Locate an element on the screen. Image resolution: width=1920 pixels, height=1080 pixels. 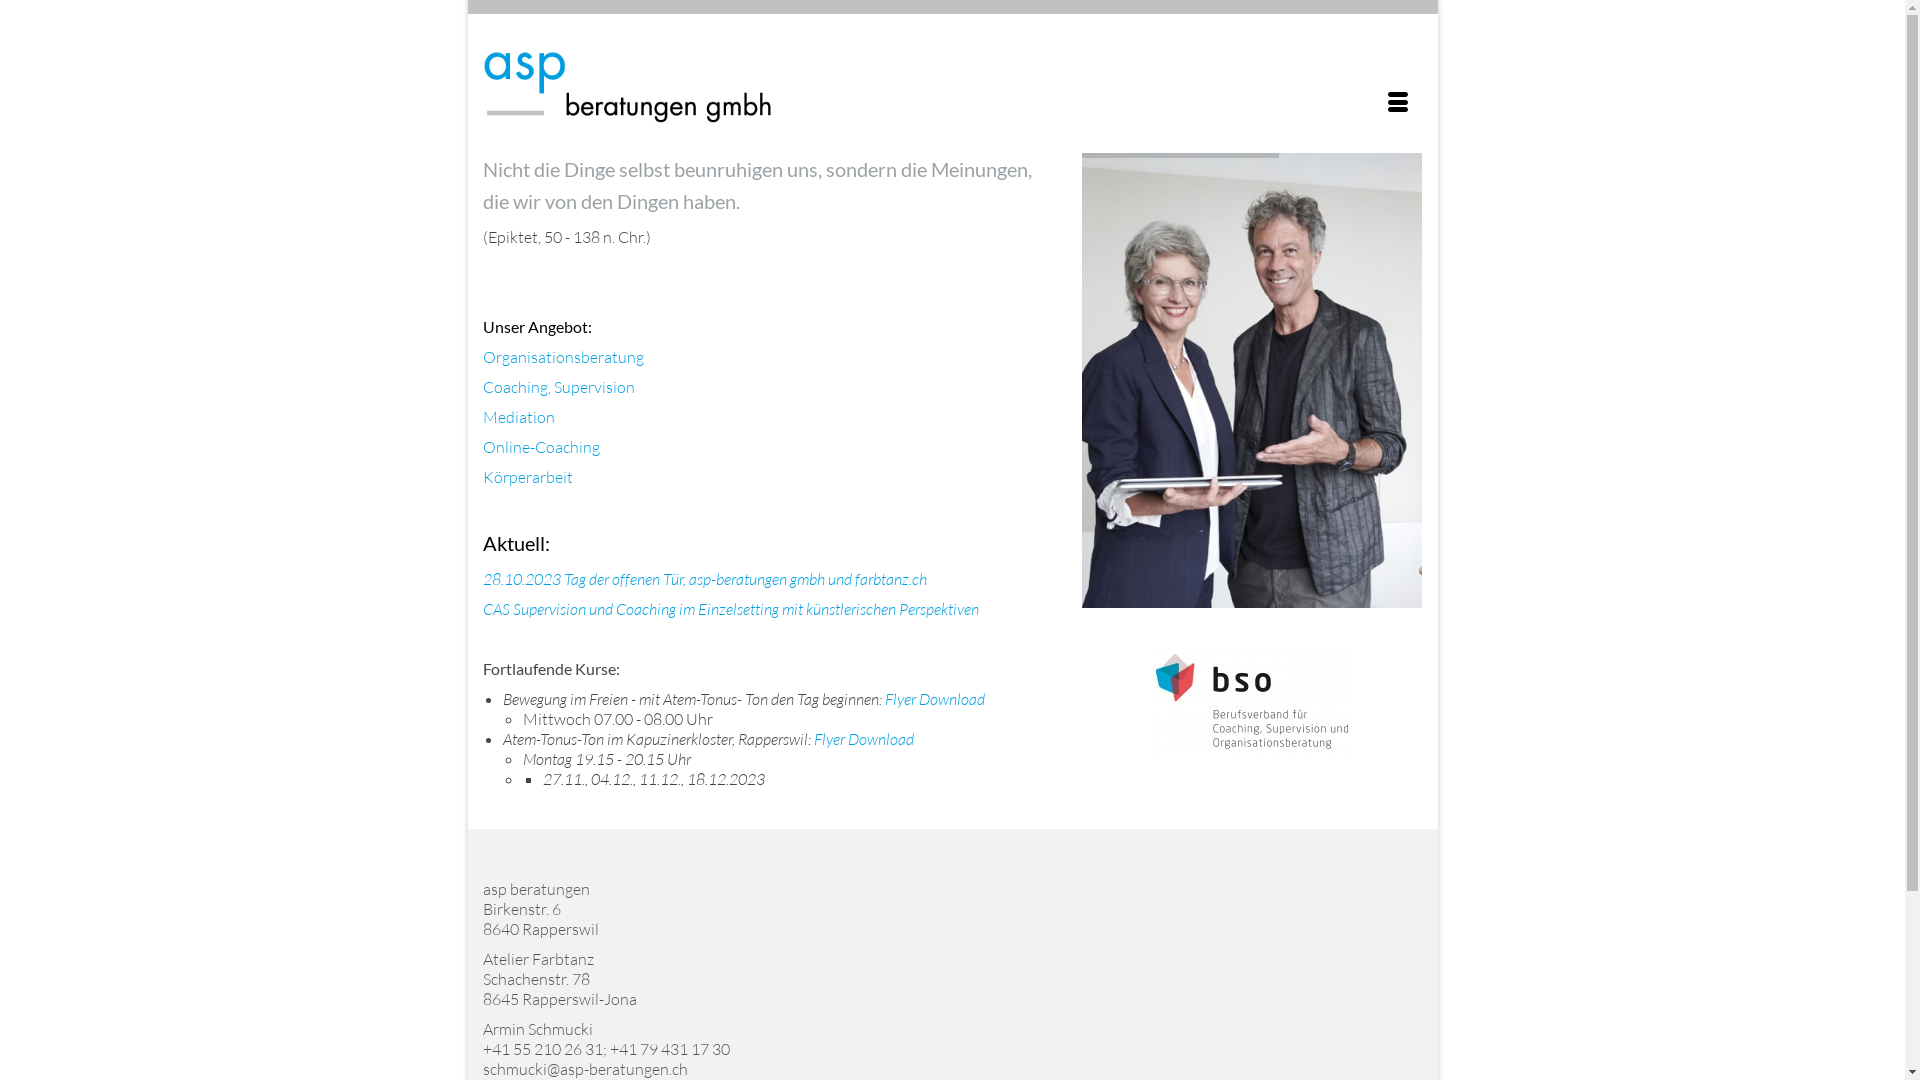
'Supervision' is located at coordinates (593, 386).